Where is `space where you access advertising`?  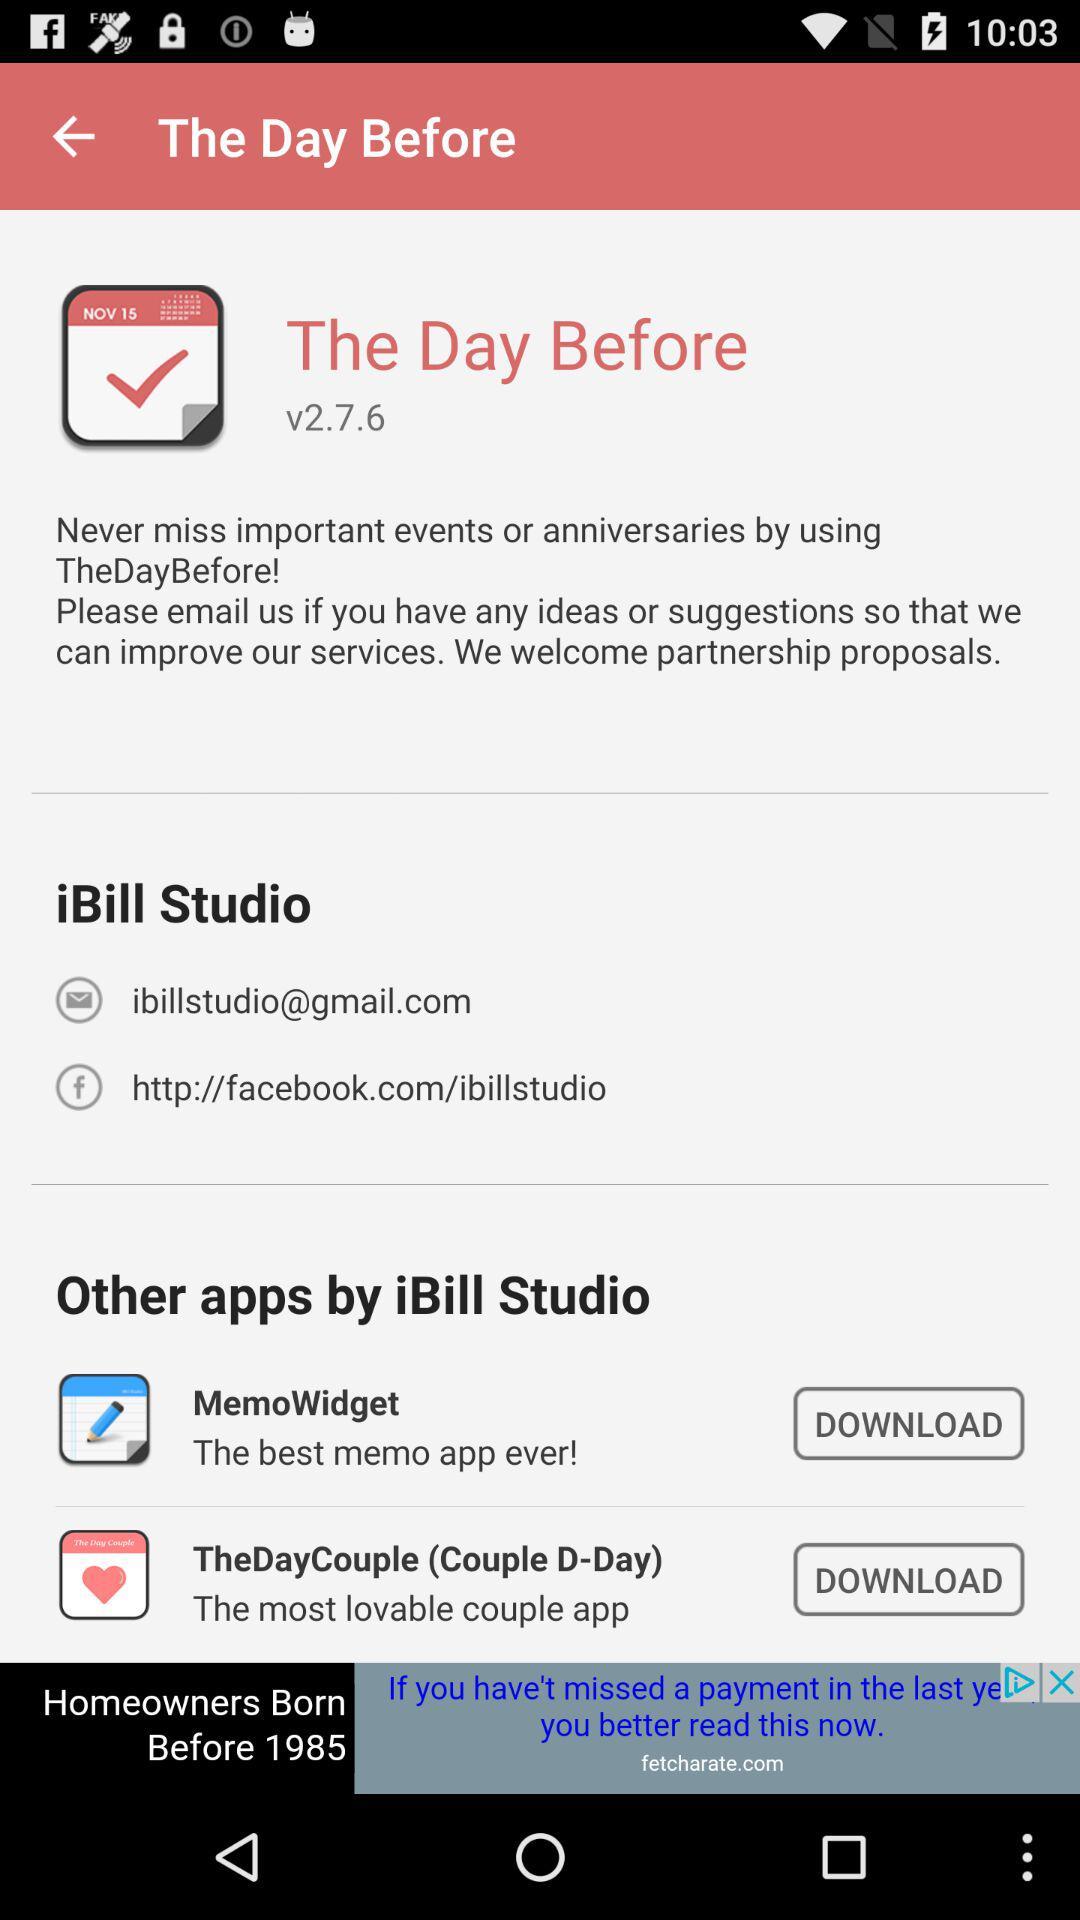 space where you access advertising is located at coordinates (540, 1727).